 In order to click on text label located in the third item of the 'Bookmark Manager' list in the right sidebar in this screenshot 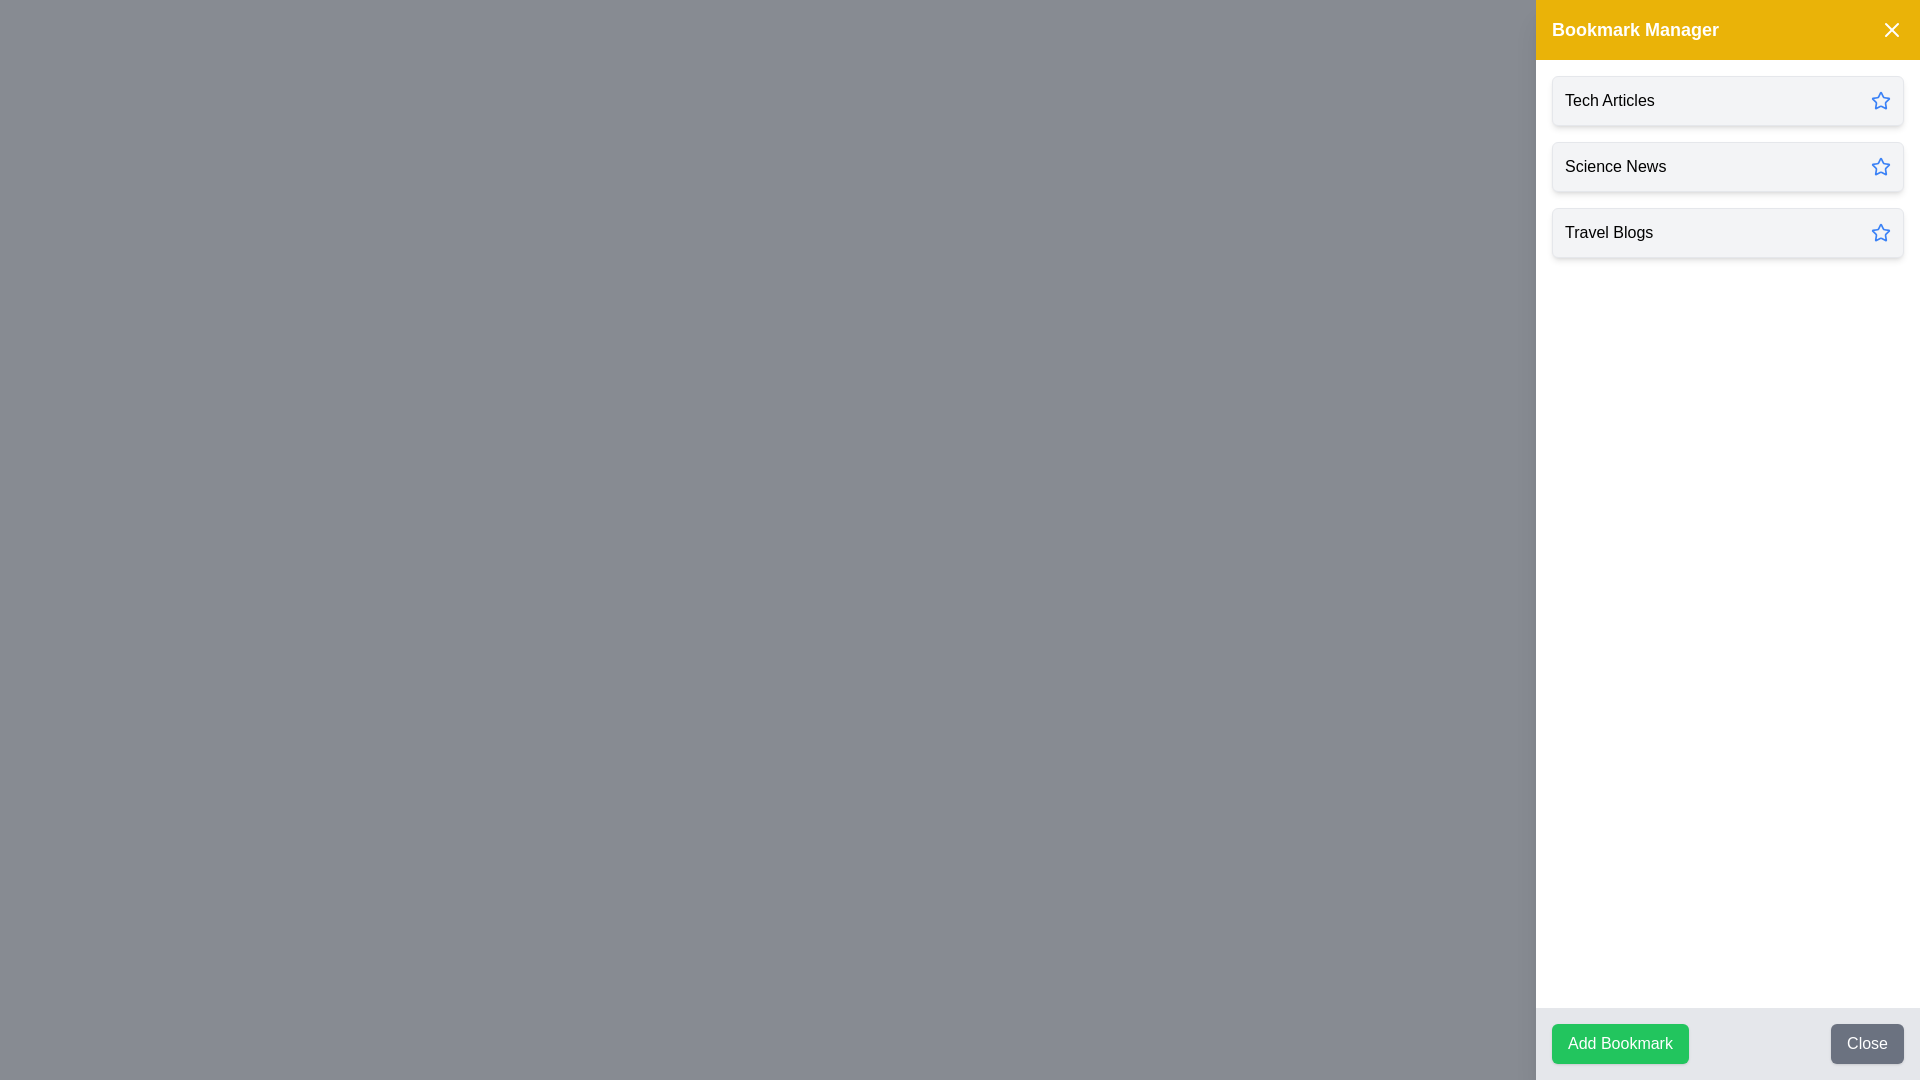, I will do `click(1609, 231)`.